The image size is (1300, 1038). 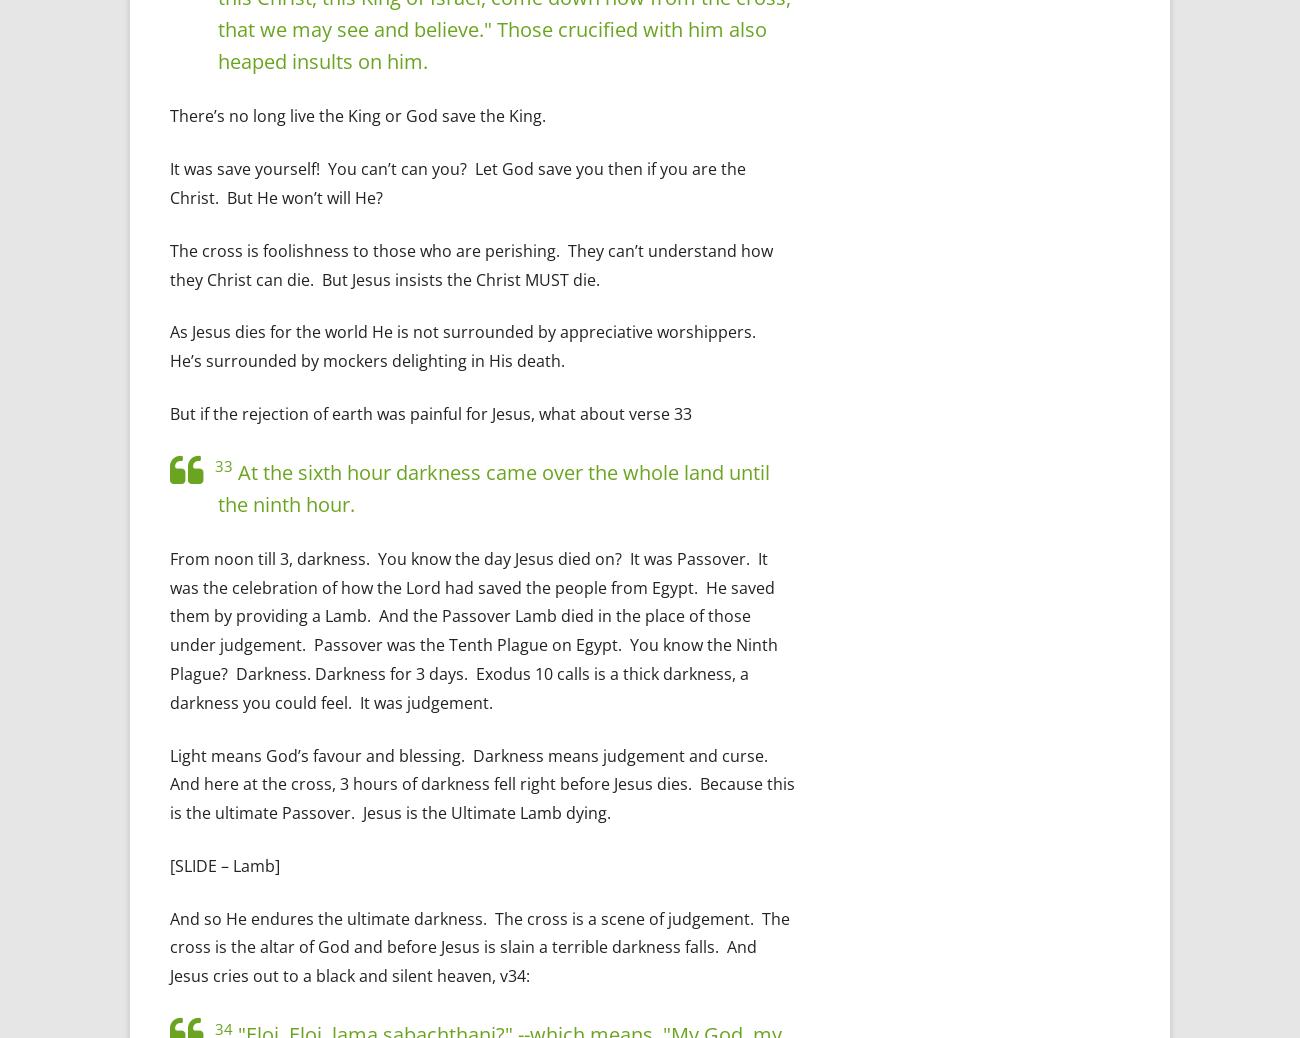 I want to click on 'The cross is foolishness to those who are perishing.  They can’t understand how they Christ can die.  But Jesus insists the Christ MUST die.', so click(x=470, y=264).